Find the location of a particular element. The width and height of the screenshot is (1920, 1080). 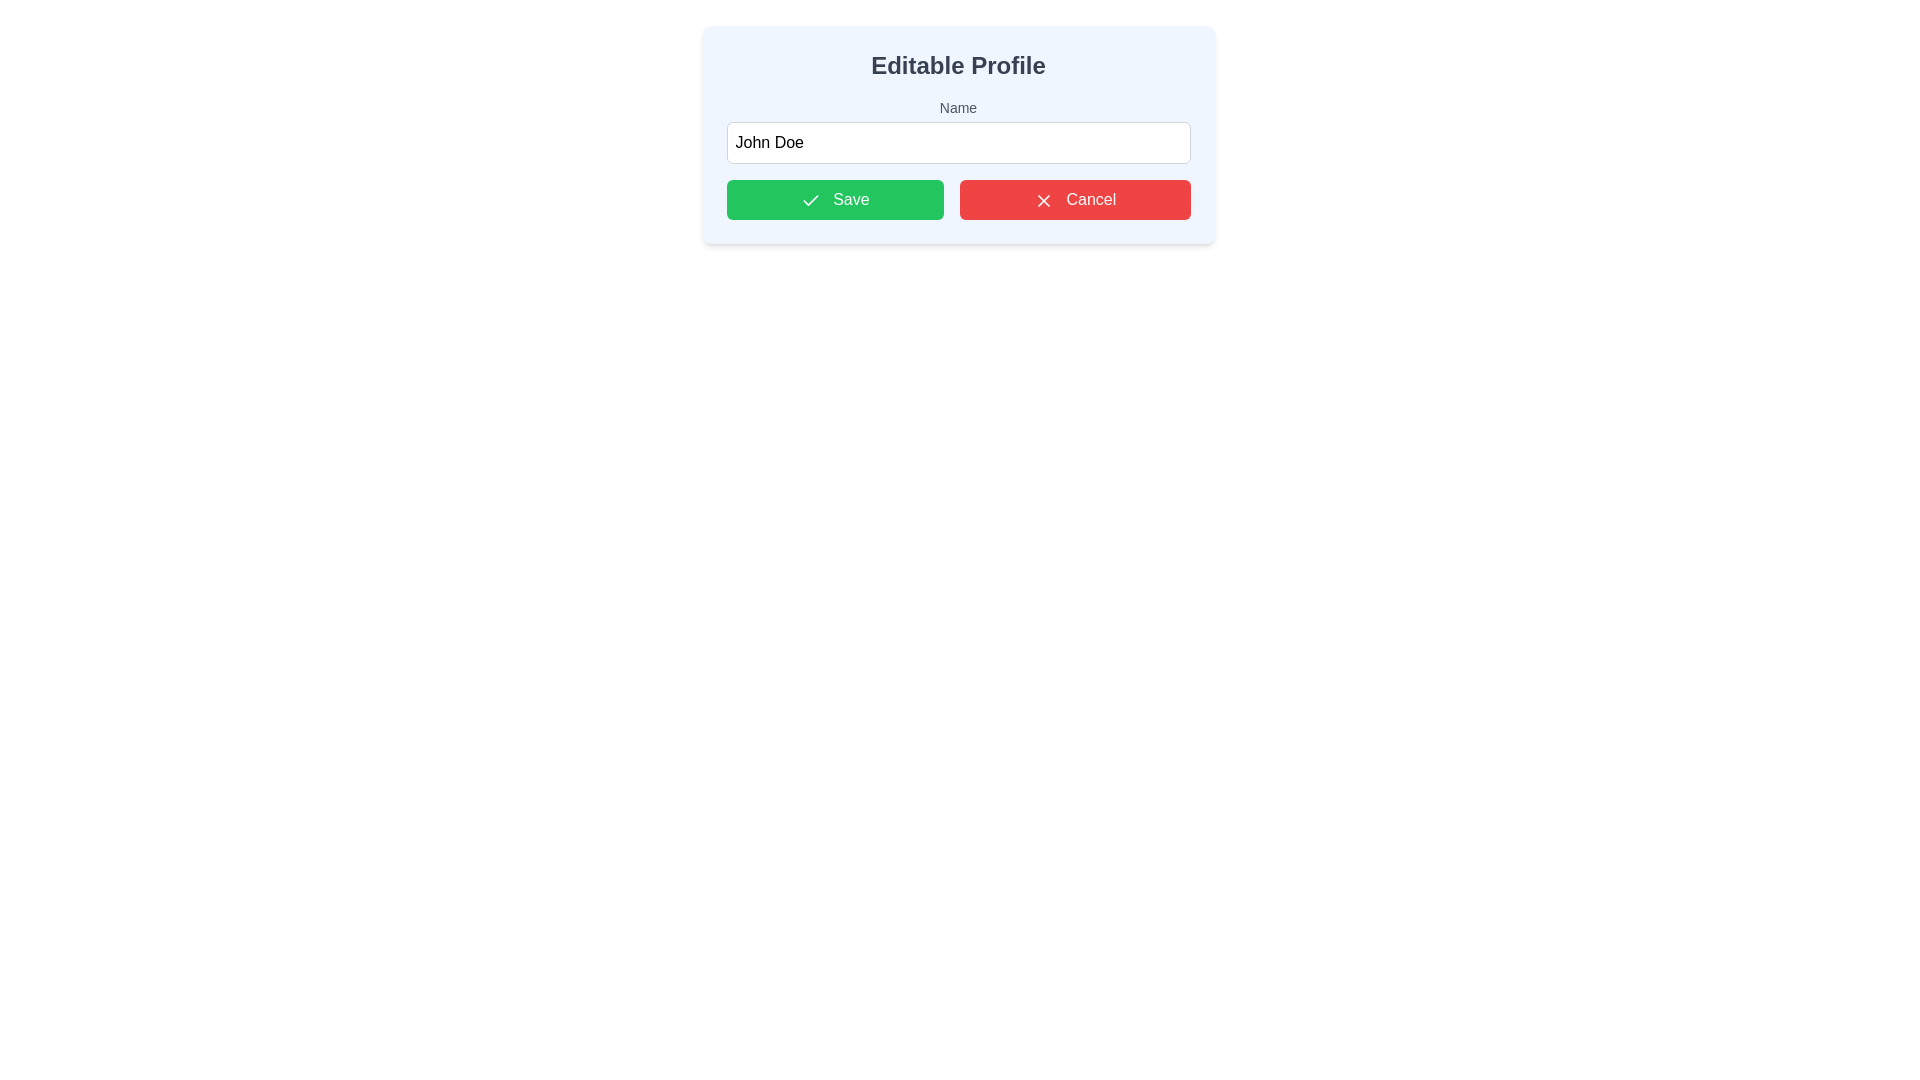

the checkmark icon embedded in the green 'Save' button, which is the first button on the left side of the button row below the text field is located at coordinates (810, 200).